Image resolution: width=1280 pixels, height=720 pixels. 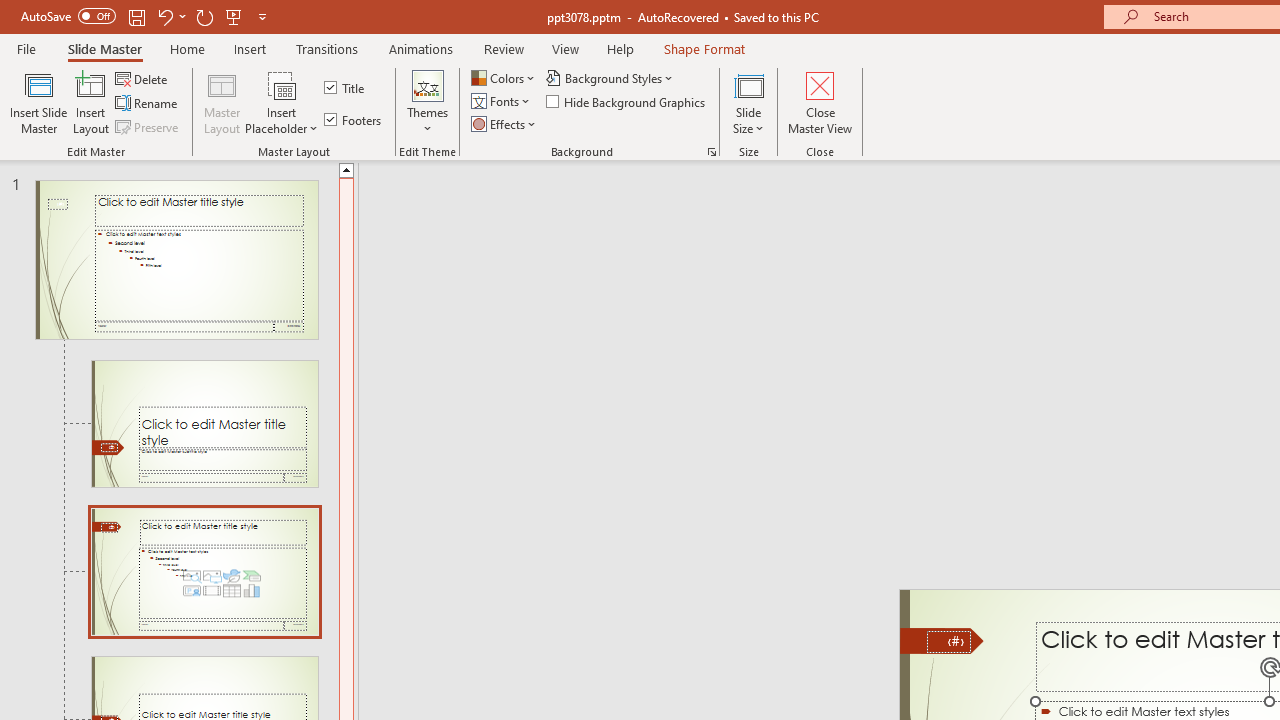 What do you see at coordinates (426, 103) in the screenshot?
I see `'Themes'` at bounding box center [426, 103].